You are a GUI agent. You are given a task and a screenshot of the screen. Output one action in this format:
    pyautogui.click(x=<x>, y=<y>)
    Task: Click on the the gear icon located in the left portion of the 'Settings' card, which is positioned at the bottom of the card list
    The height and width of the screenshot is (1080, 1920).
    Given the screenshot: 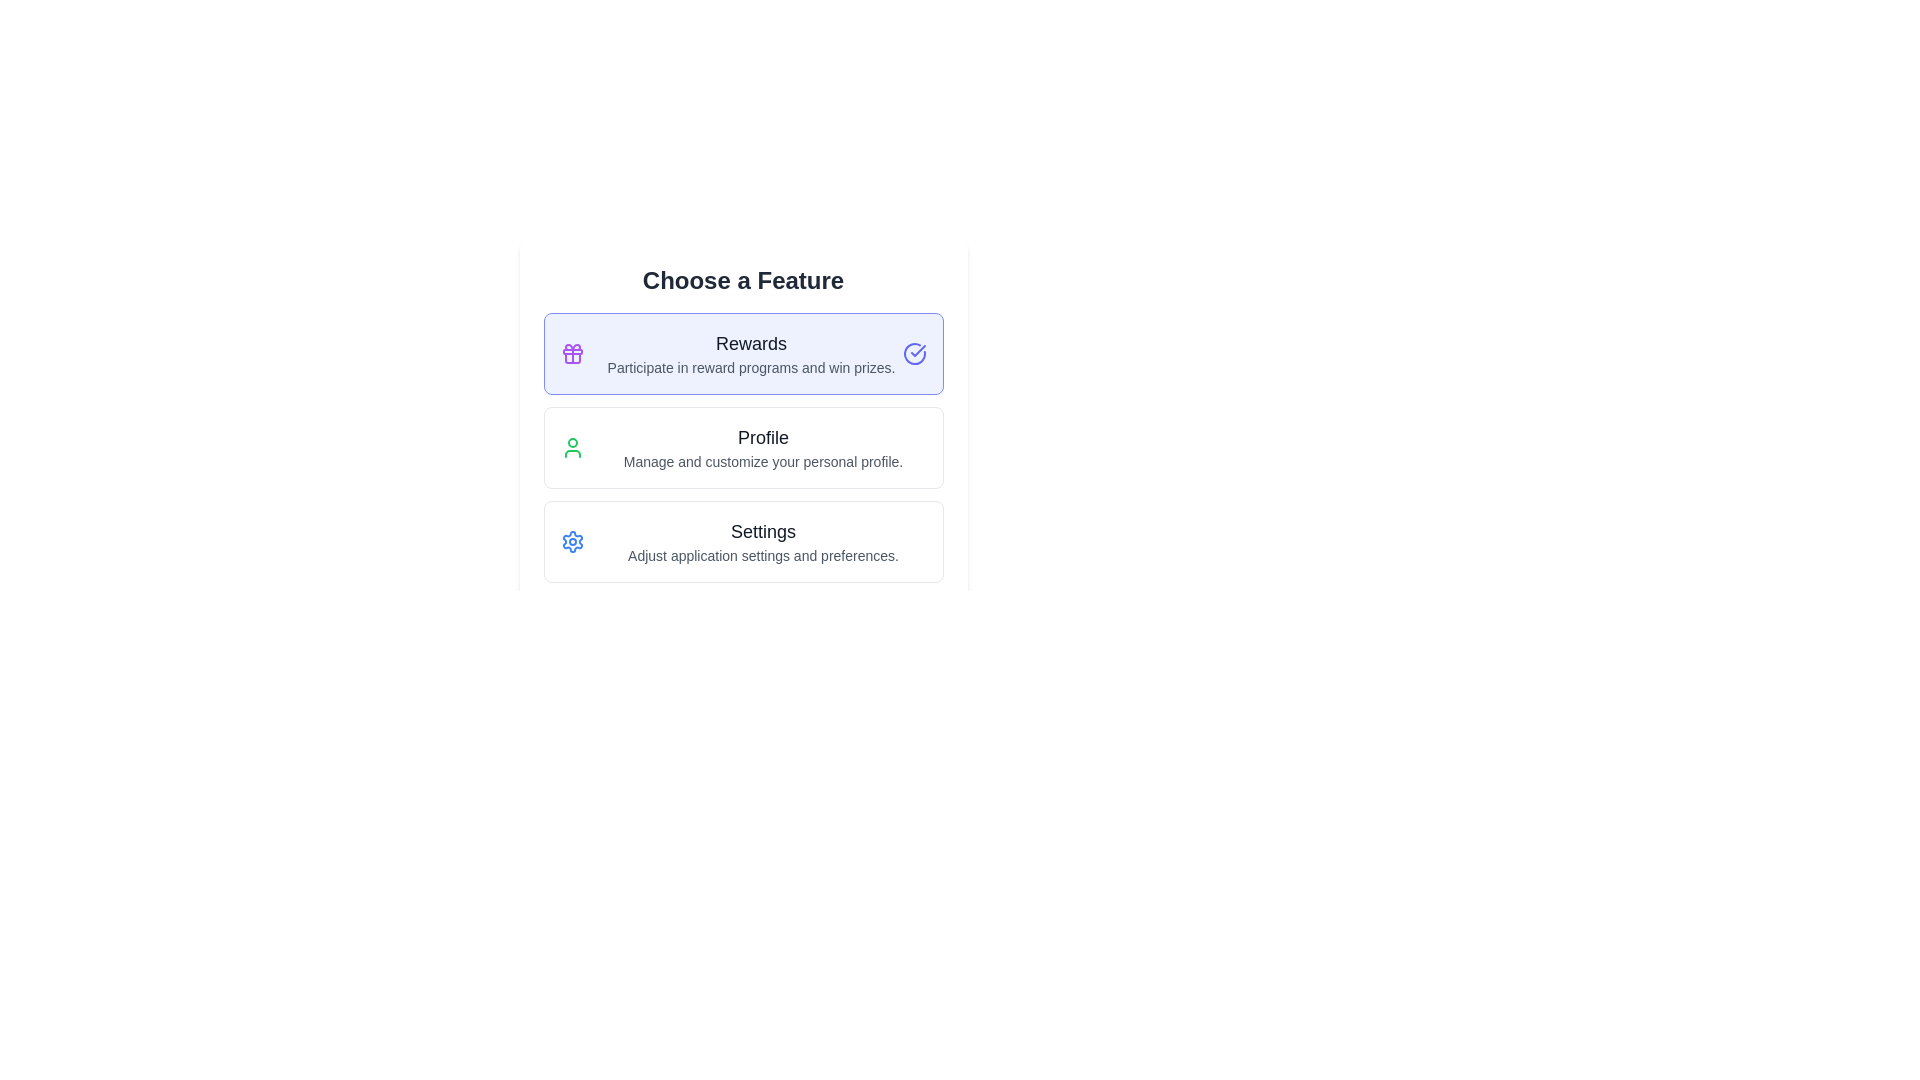 What is the action you would take?
    pyautogui.click(x=571, y=542)
    